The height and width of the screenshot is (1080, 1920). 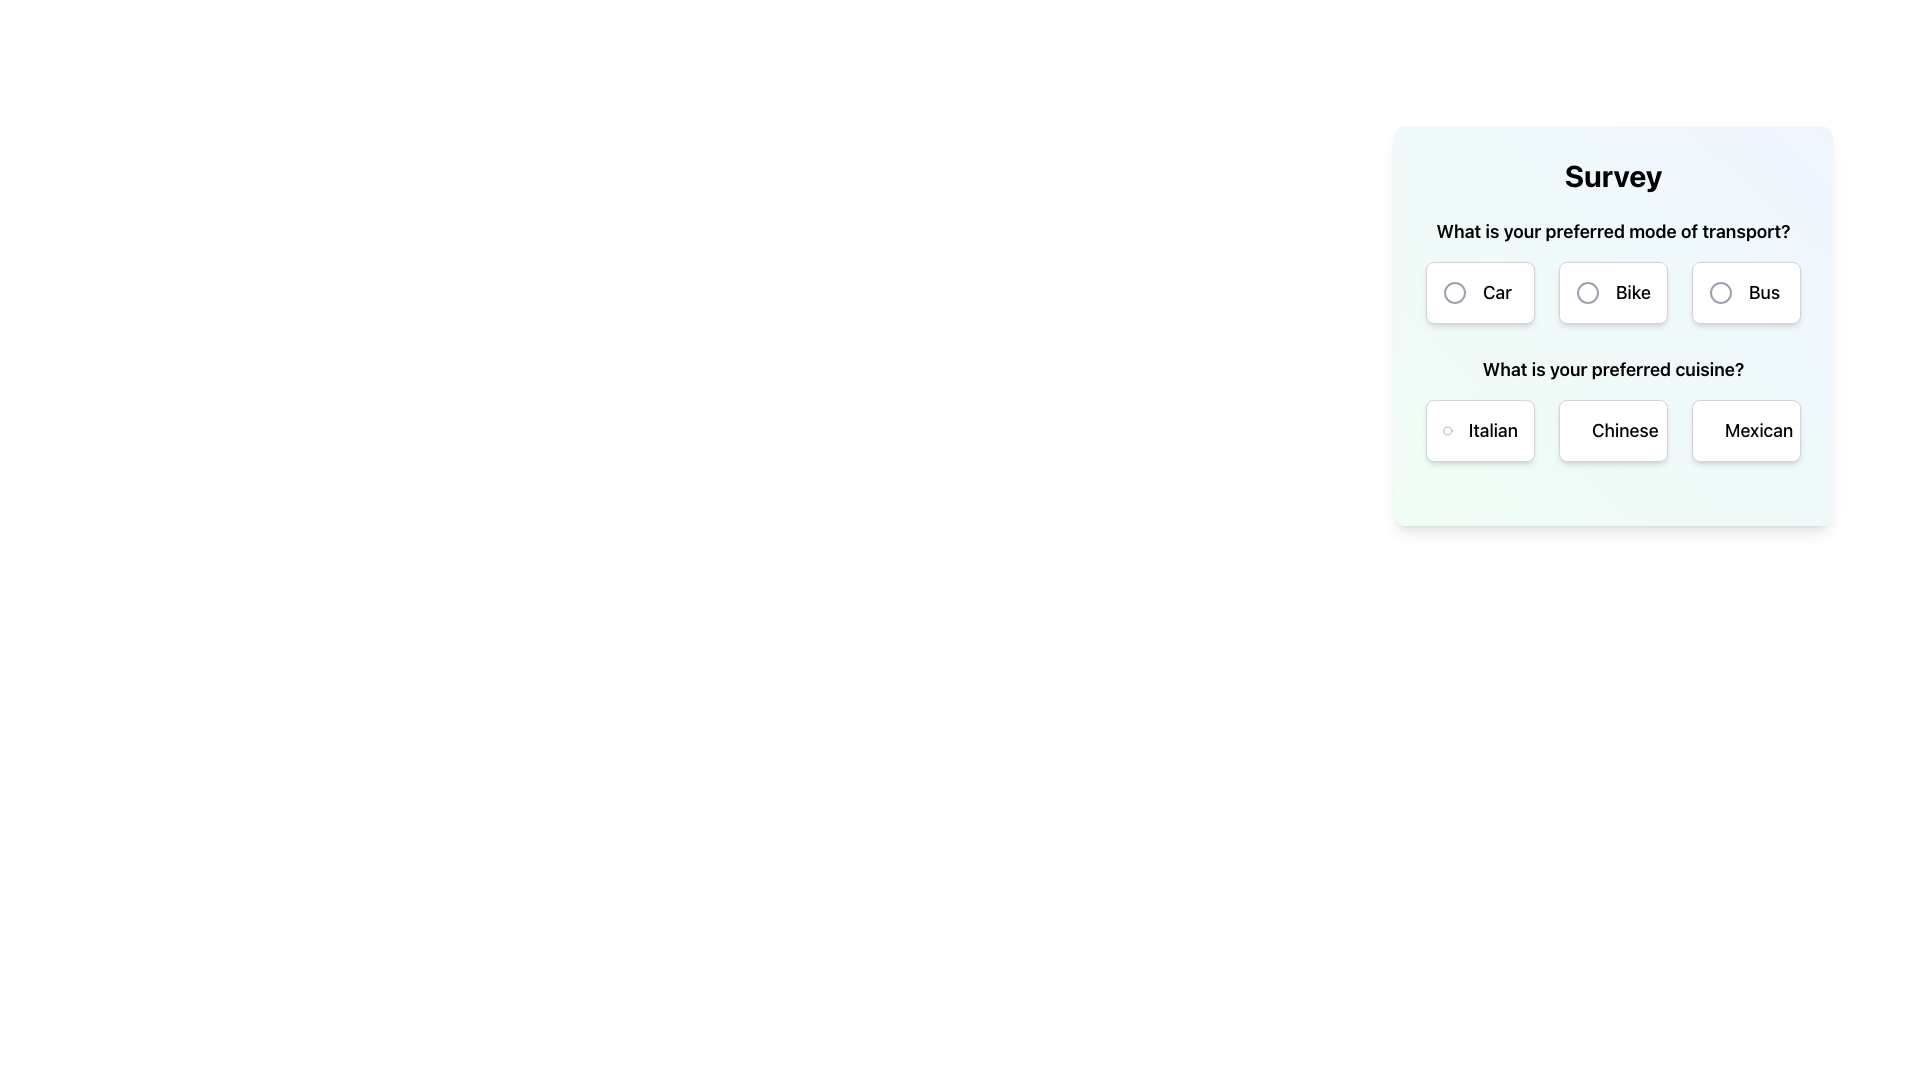 What do you see at coordinates (1625, 430) in the screenshot?
I see `the radio button label displaying 'Chinese'` at bounding box center [1625, 430].